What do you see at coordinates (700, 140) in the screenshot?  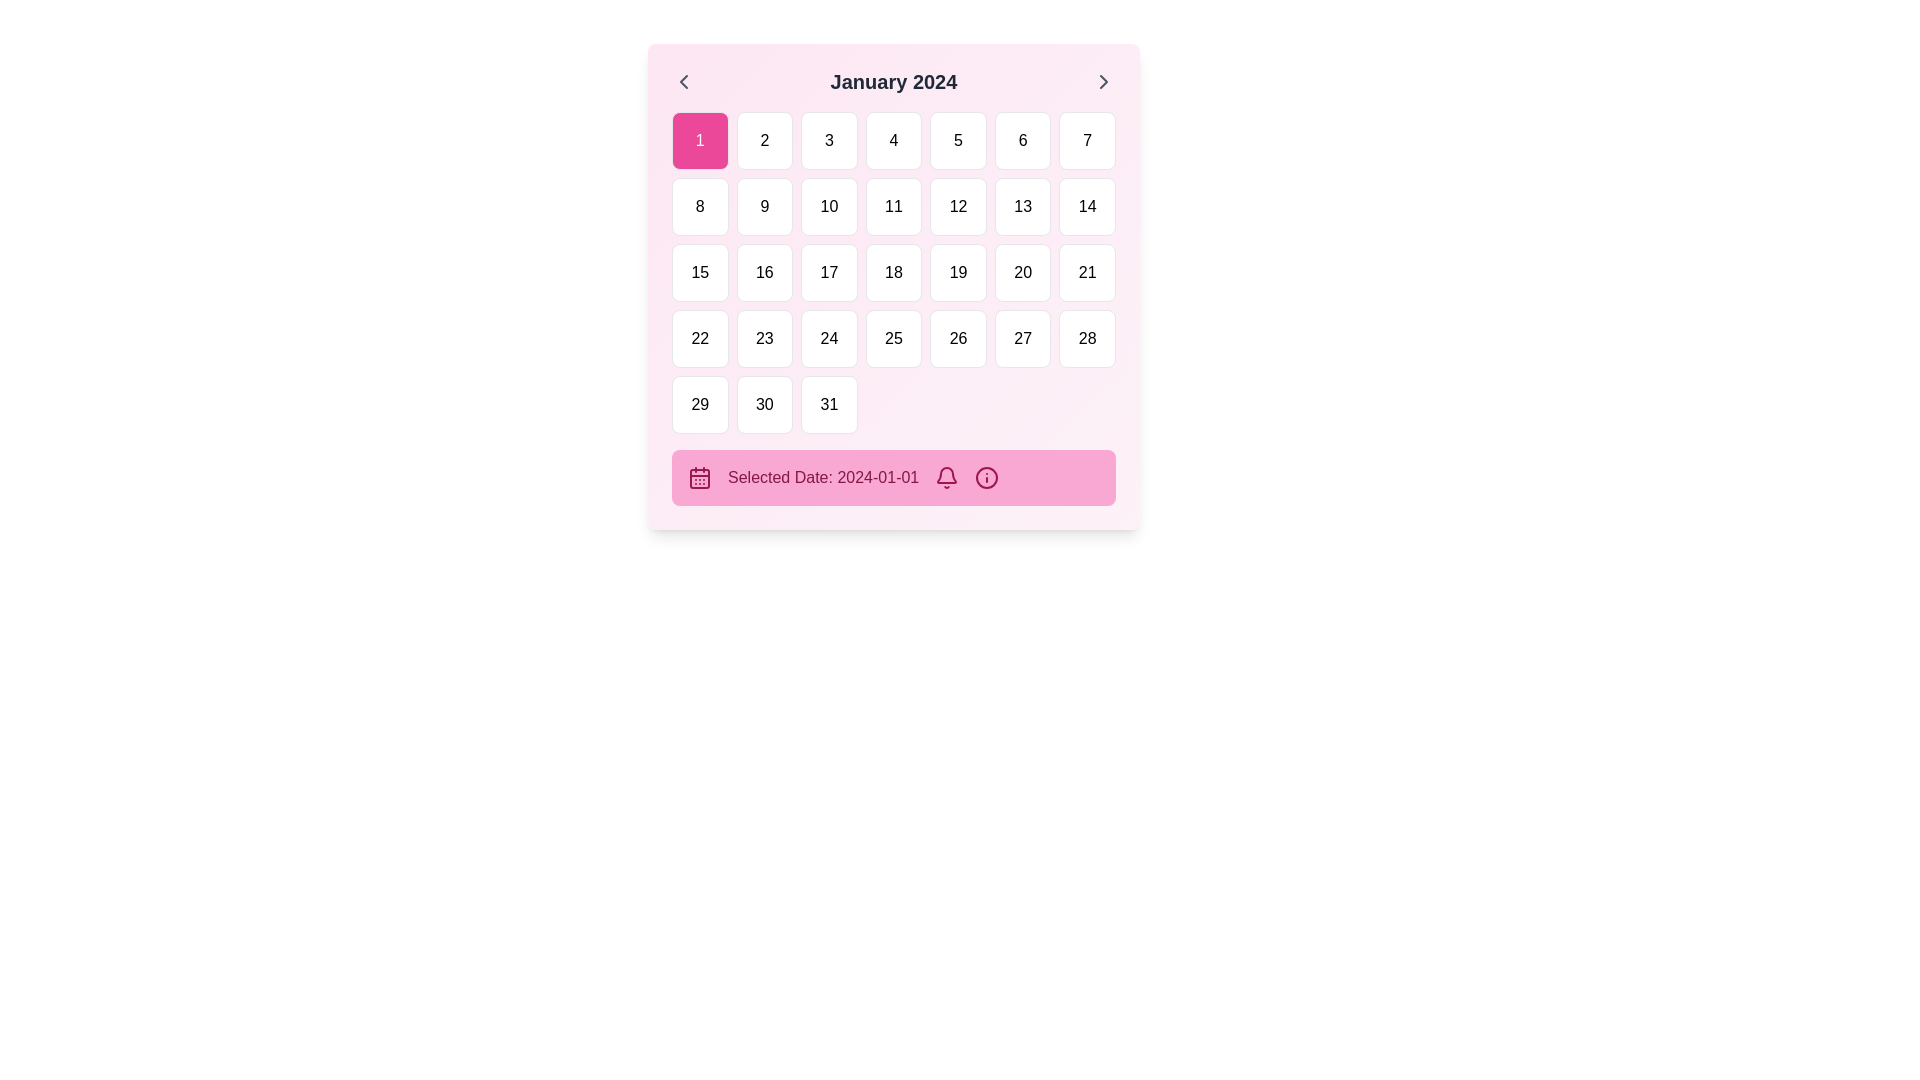 I see `the rounded, square-shaped button with a pink background and white text displaying the number '1'` at bounding box center [700, 140].